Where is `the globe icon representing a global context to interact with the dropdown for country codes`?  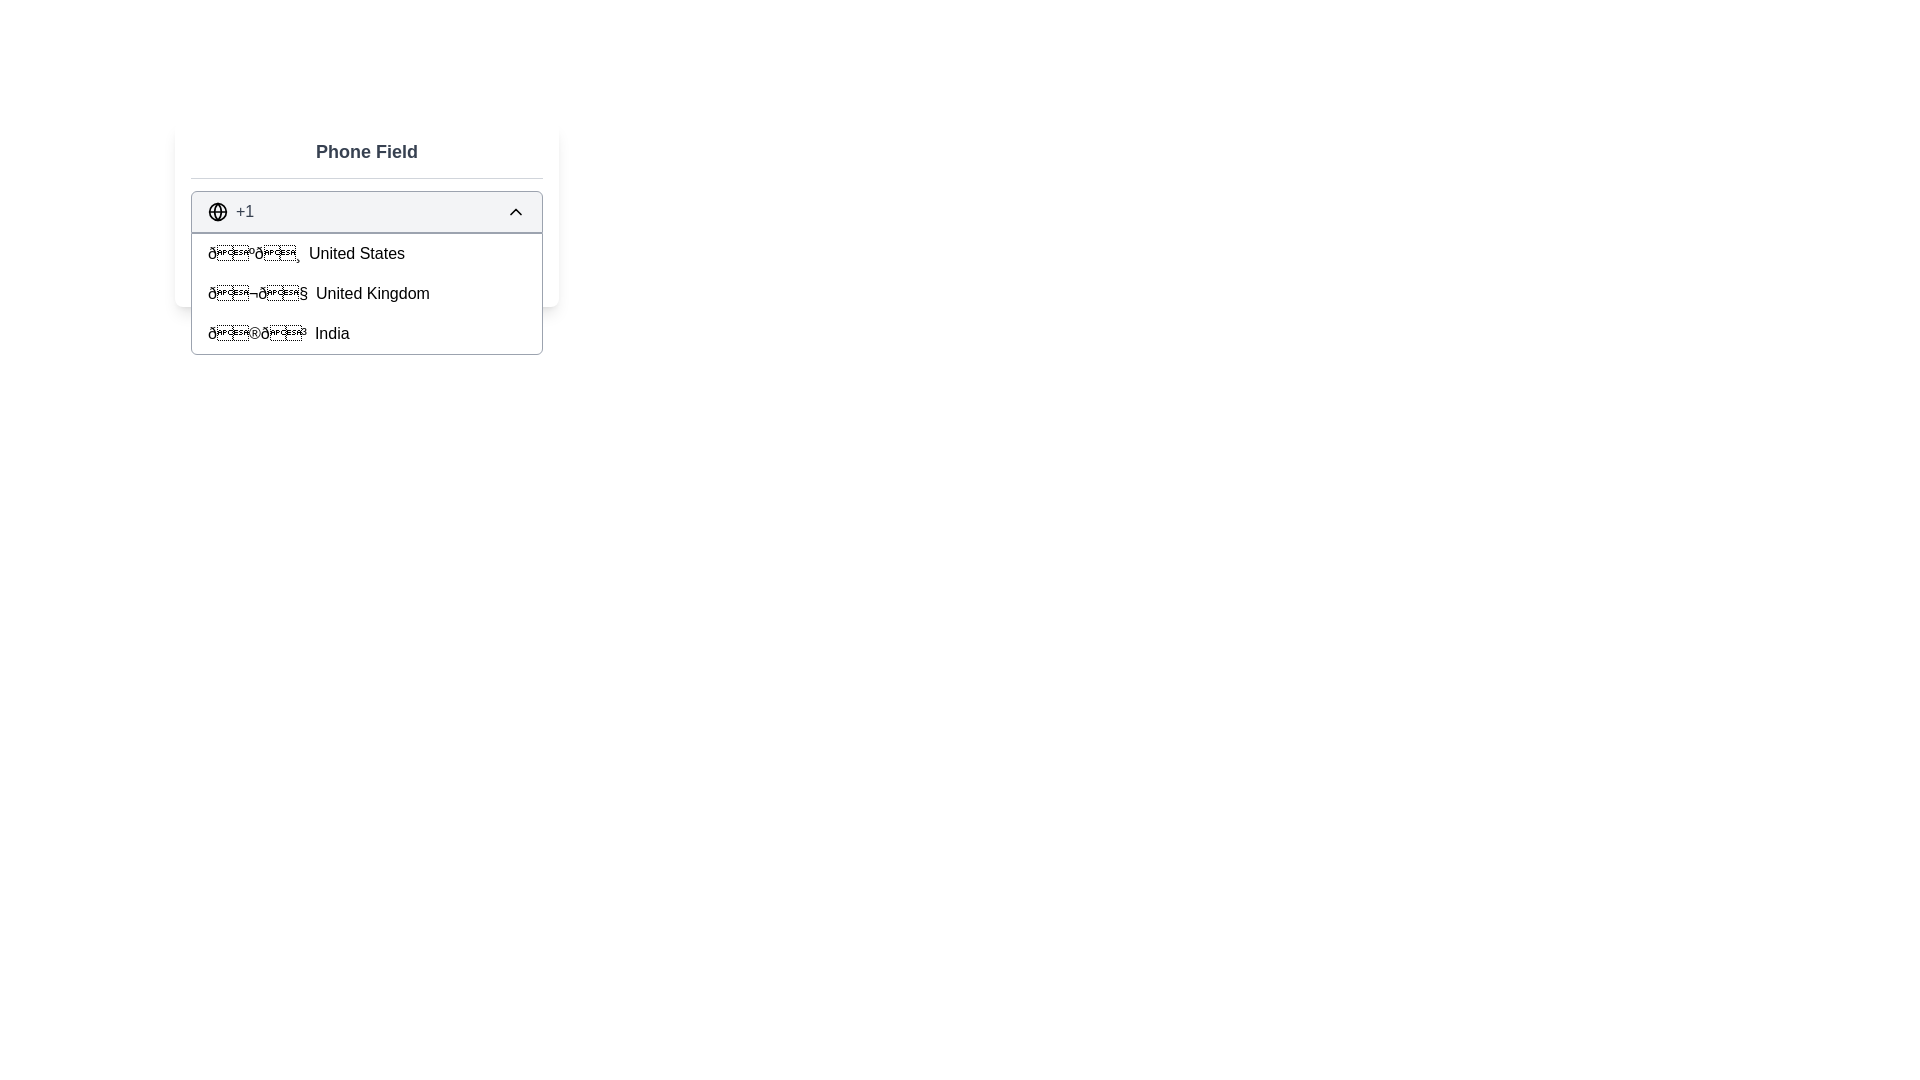 the globe icon representing a global context to interact with the dropdown for country codes is located at coordinates (217, 212).